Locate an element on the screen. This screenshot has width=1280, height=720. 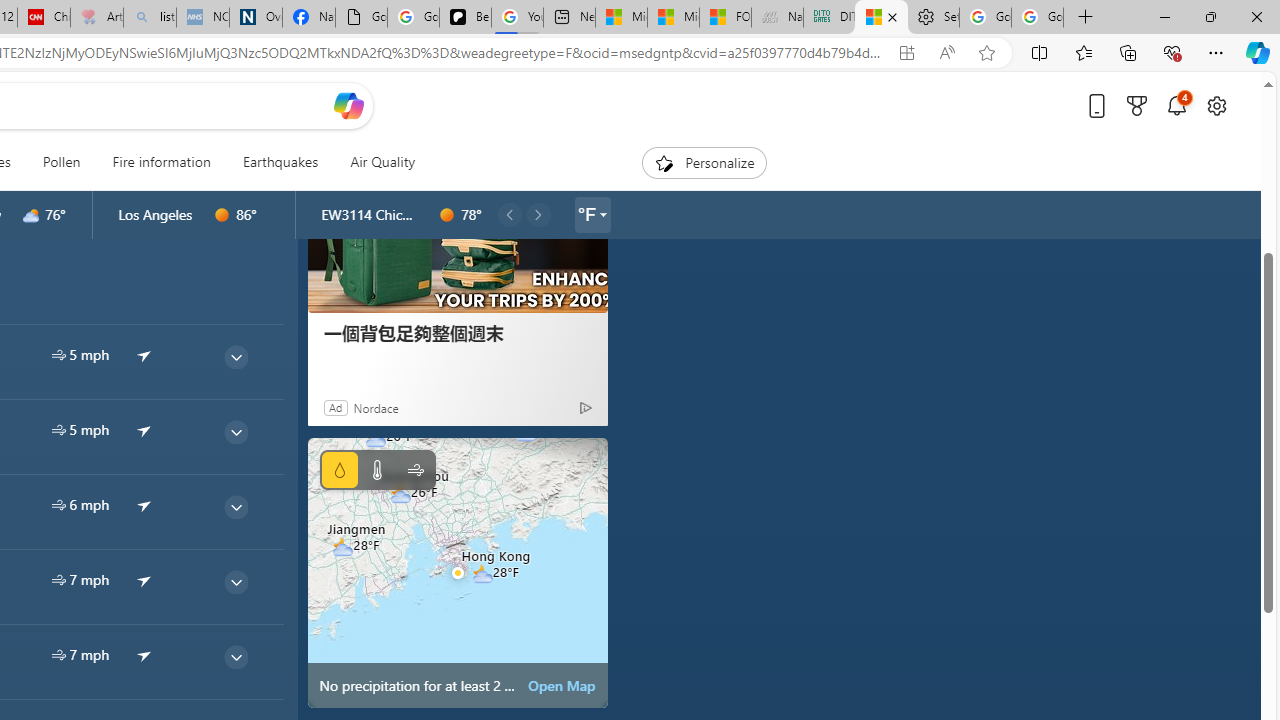
'Air Quality' is located at coordinates (375, 162).